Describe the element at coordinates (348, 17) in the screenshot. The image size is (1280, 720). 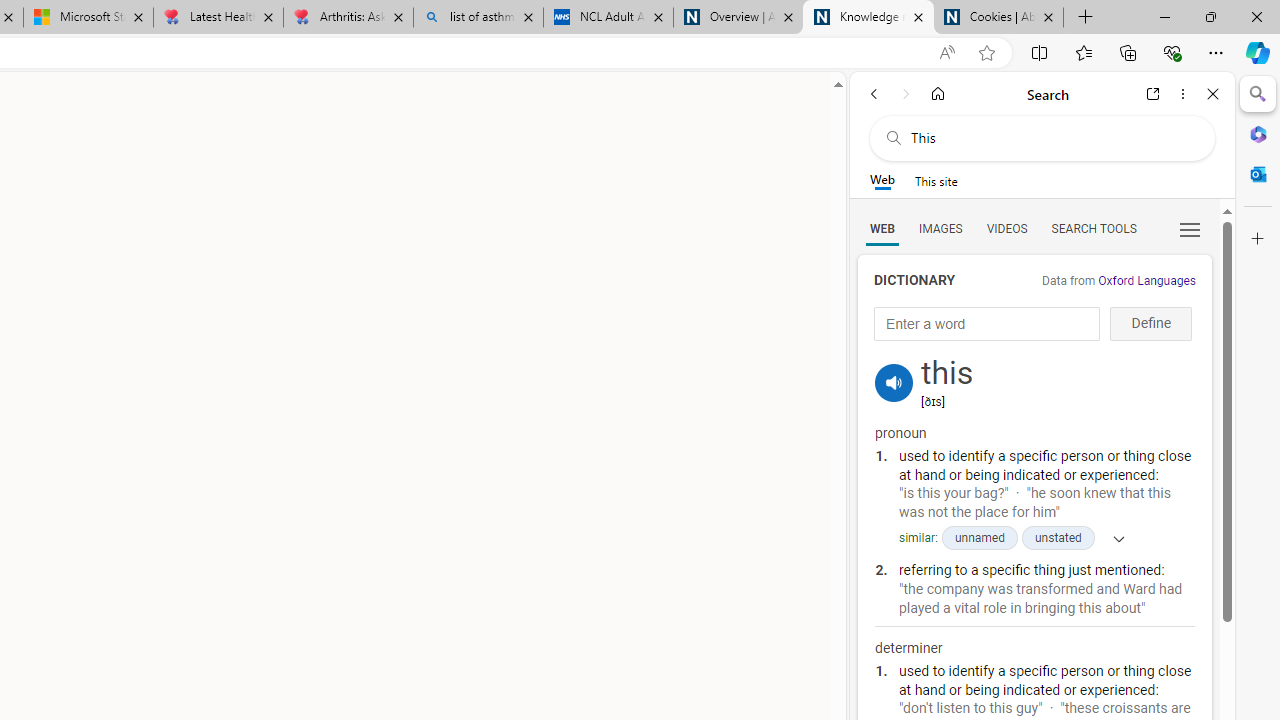
I see `'Arthritis: Ask Health Professionals'` at that location.